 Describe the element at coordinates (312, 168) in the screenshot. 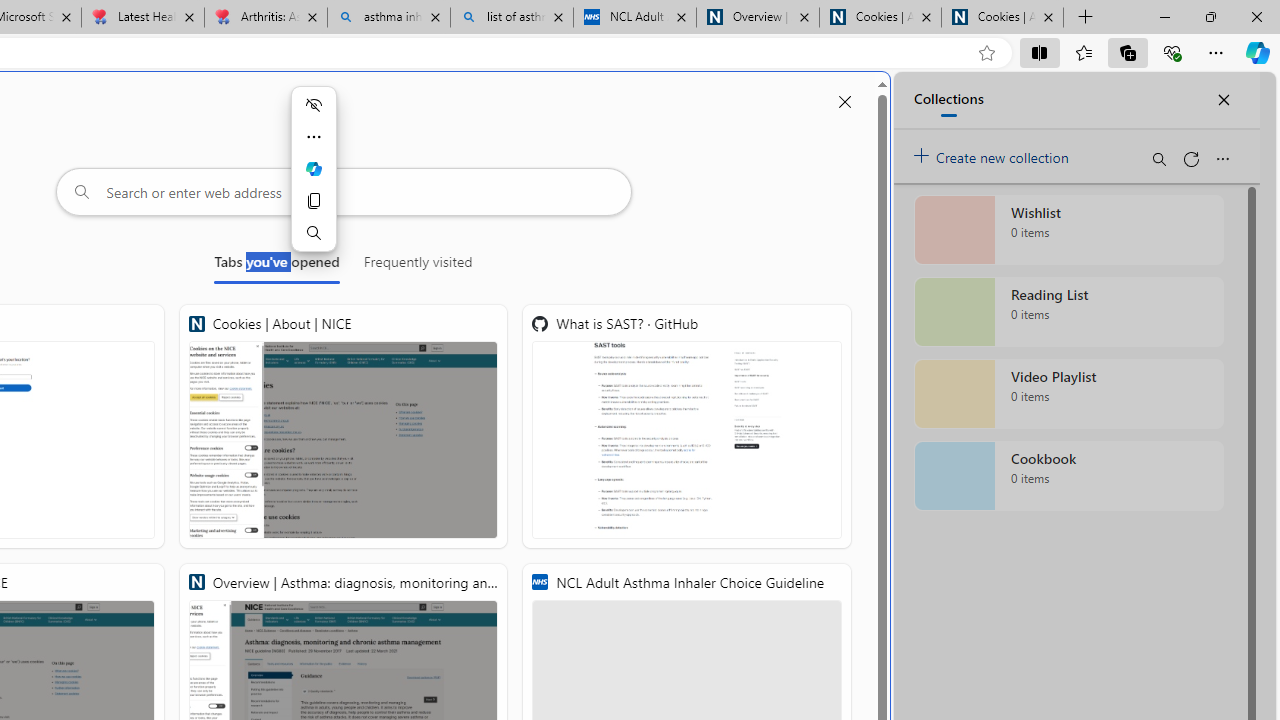

I see `'Mini menu on text selection'` at that location.